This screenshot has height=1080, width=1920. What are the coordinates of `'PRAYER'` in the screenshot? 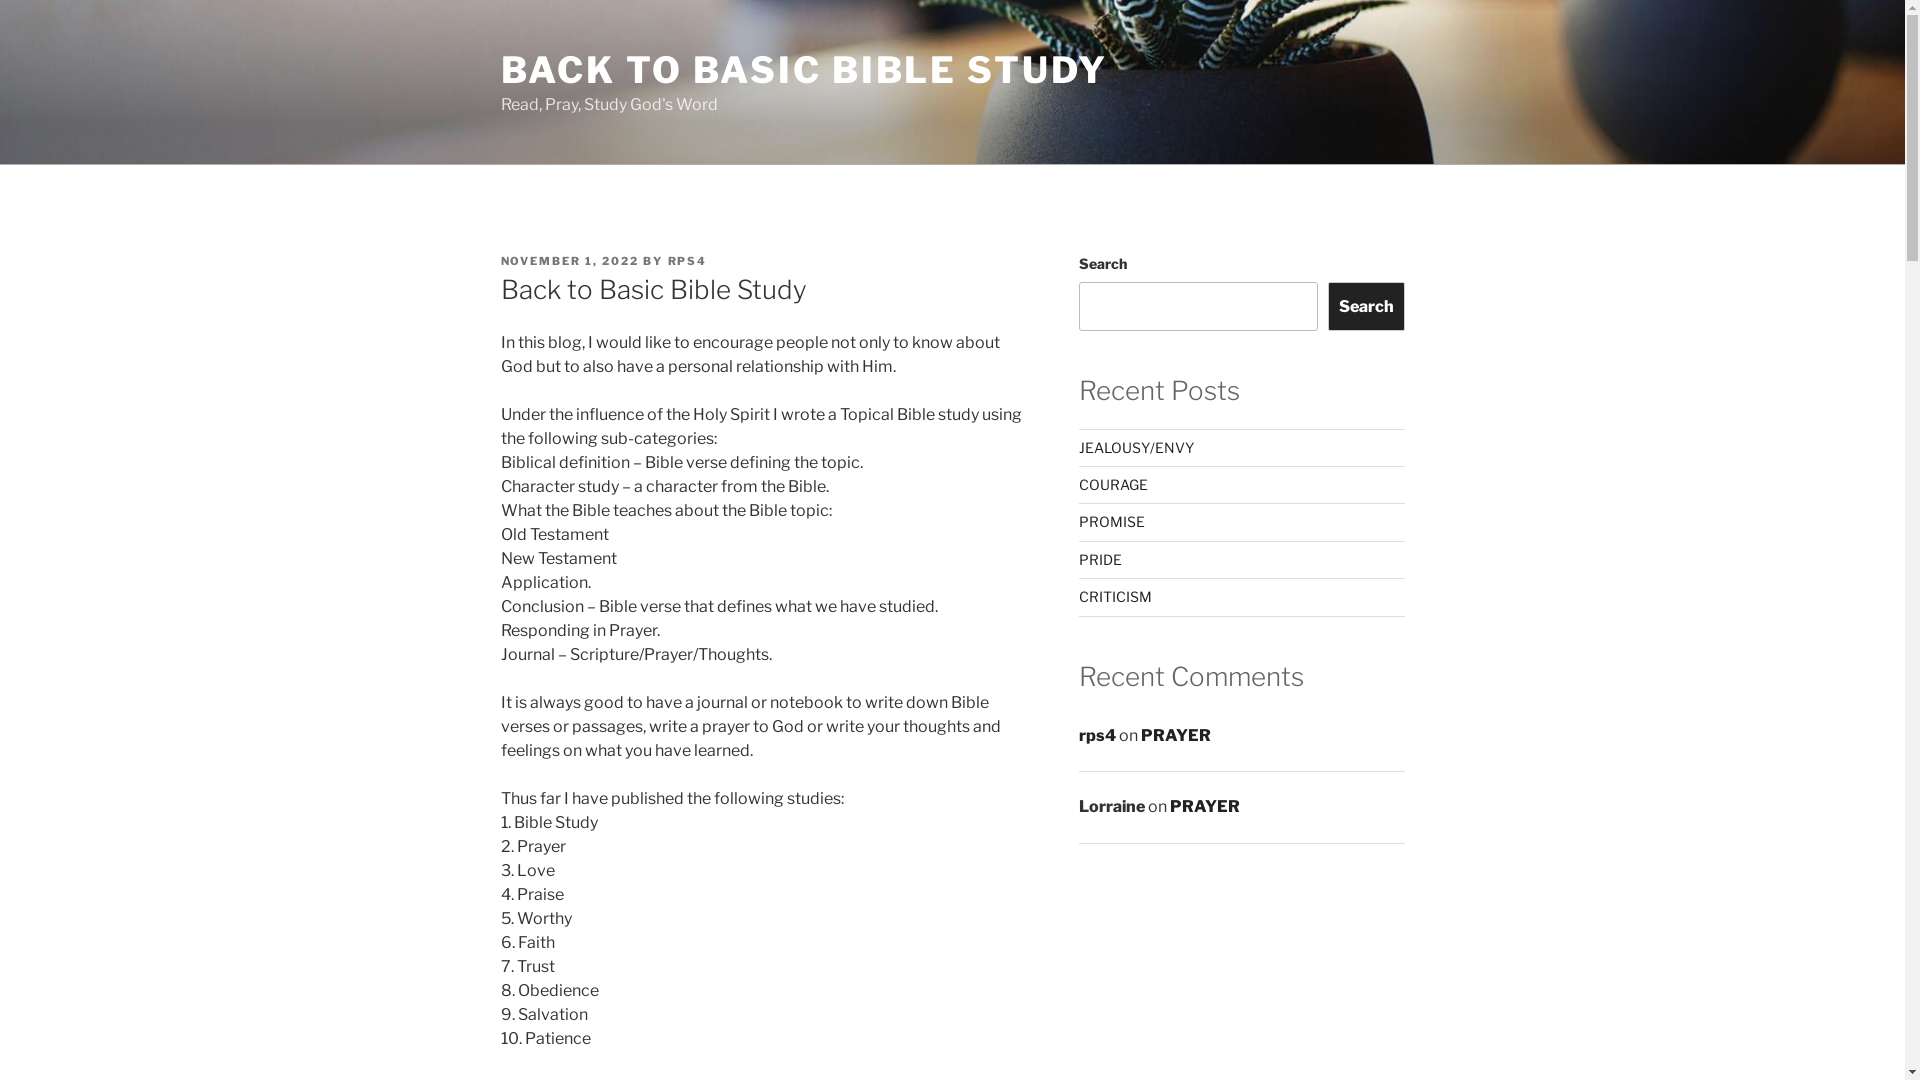 It's located at (1203, 805).